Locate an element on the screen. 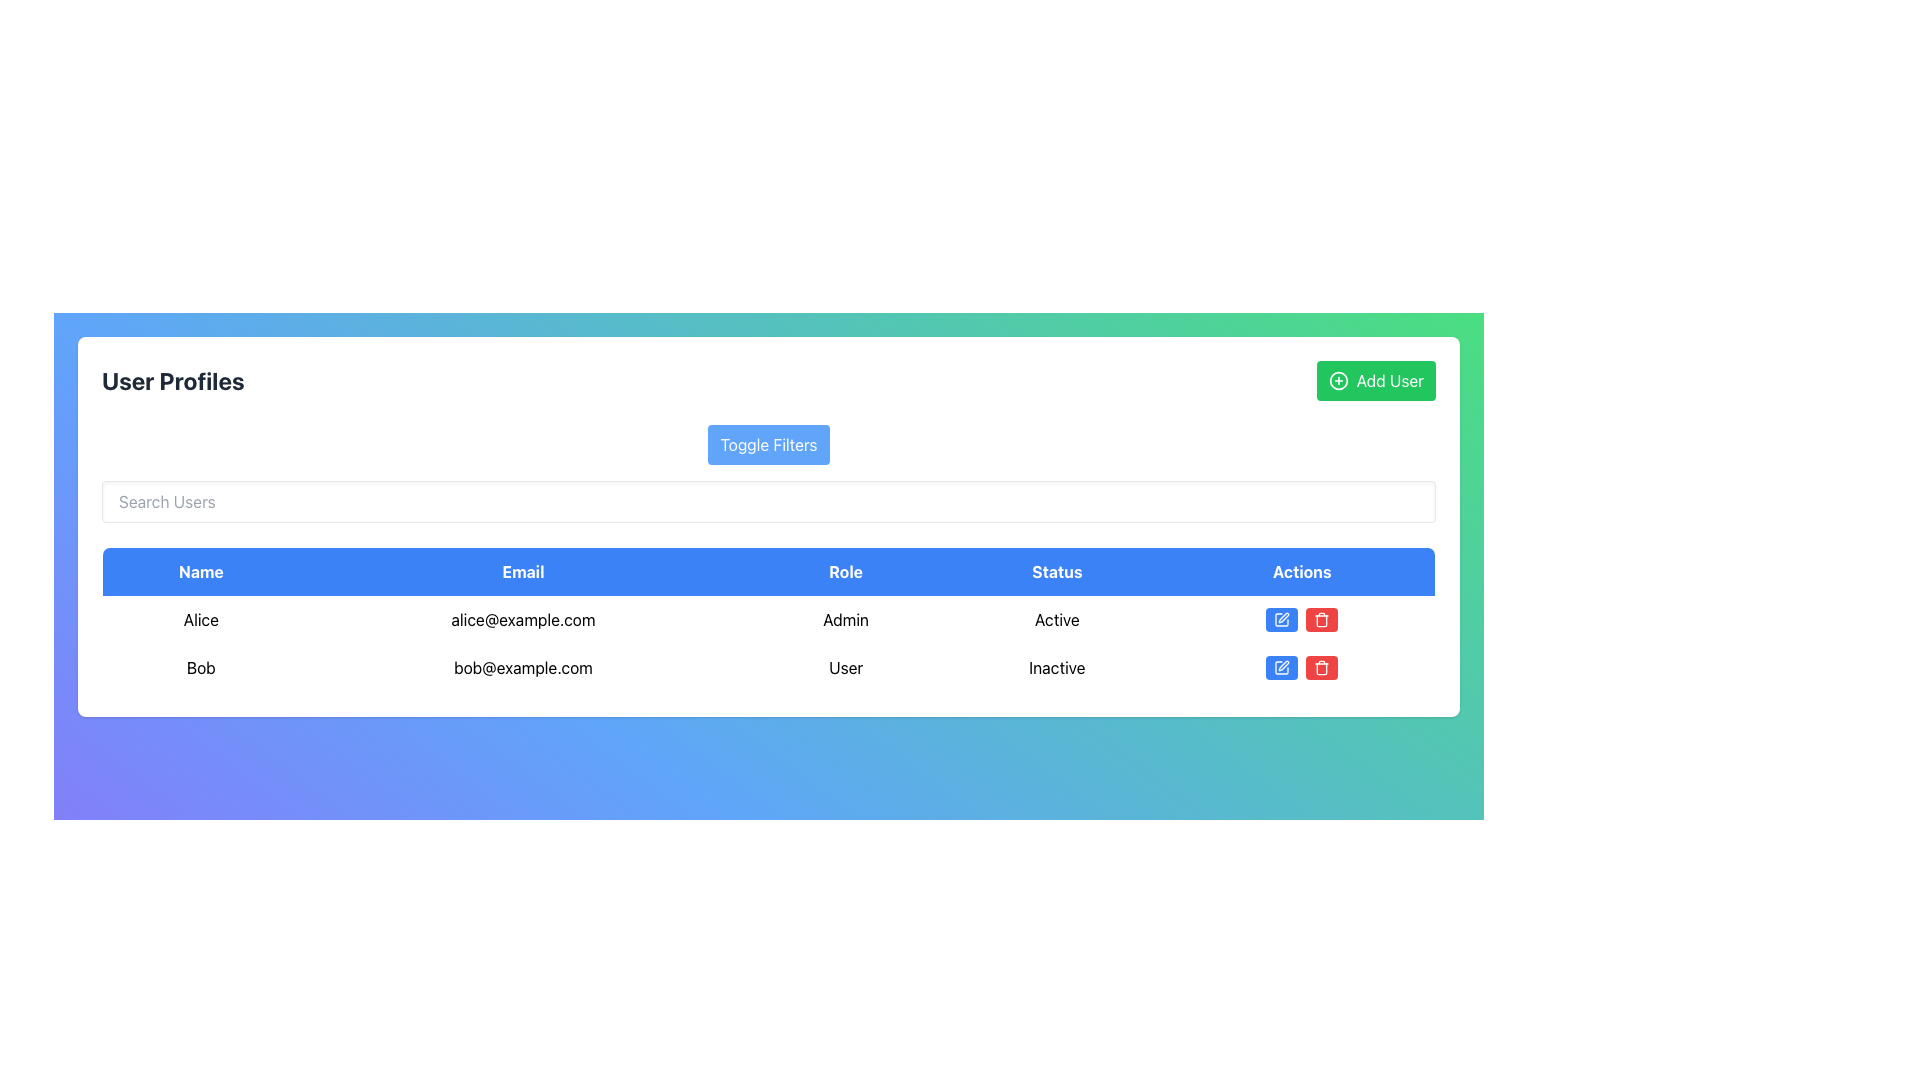 This screenshot has width=1920, height=1080. the 'Edit' icon in the 'Actions' column of the second row of the data table to initiate editing functionality is located at coordinates (1283, 616).